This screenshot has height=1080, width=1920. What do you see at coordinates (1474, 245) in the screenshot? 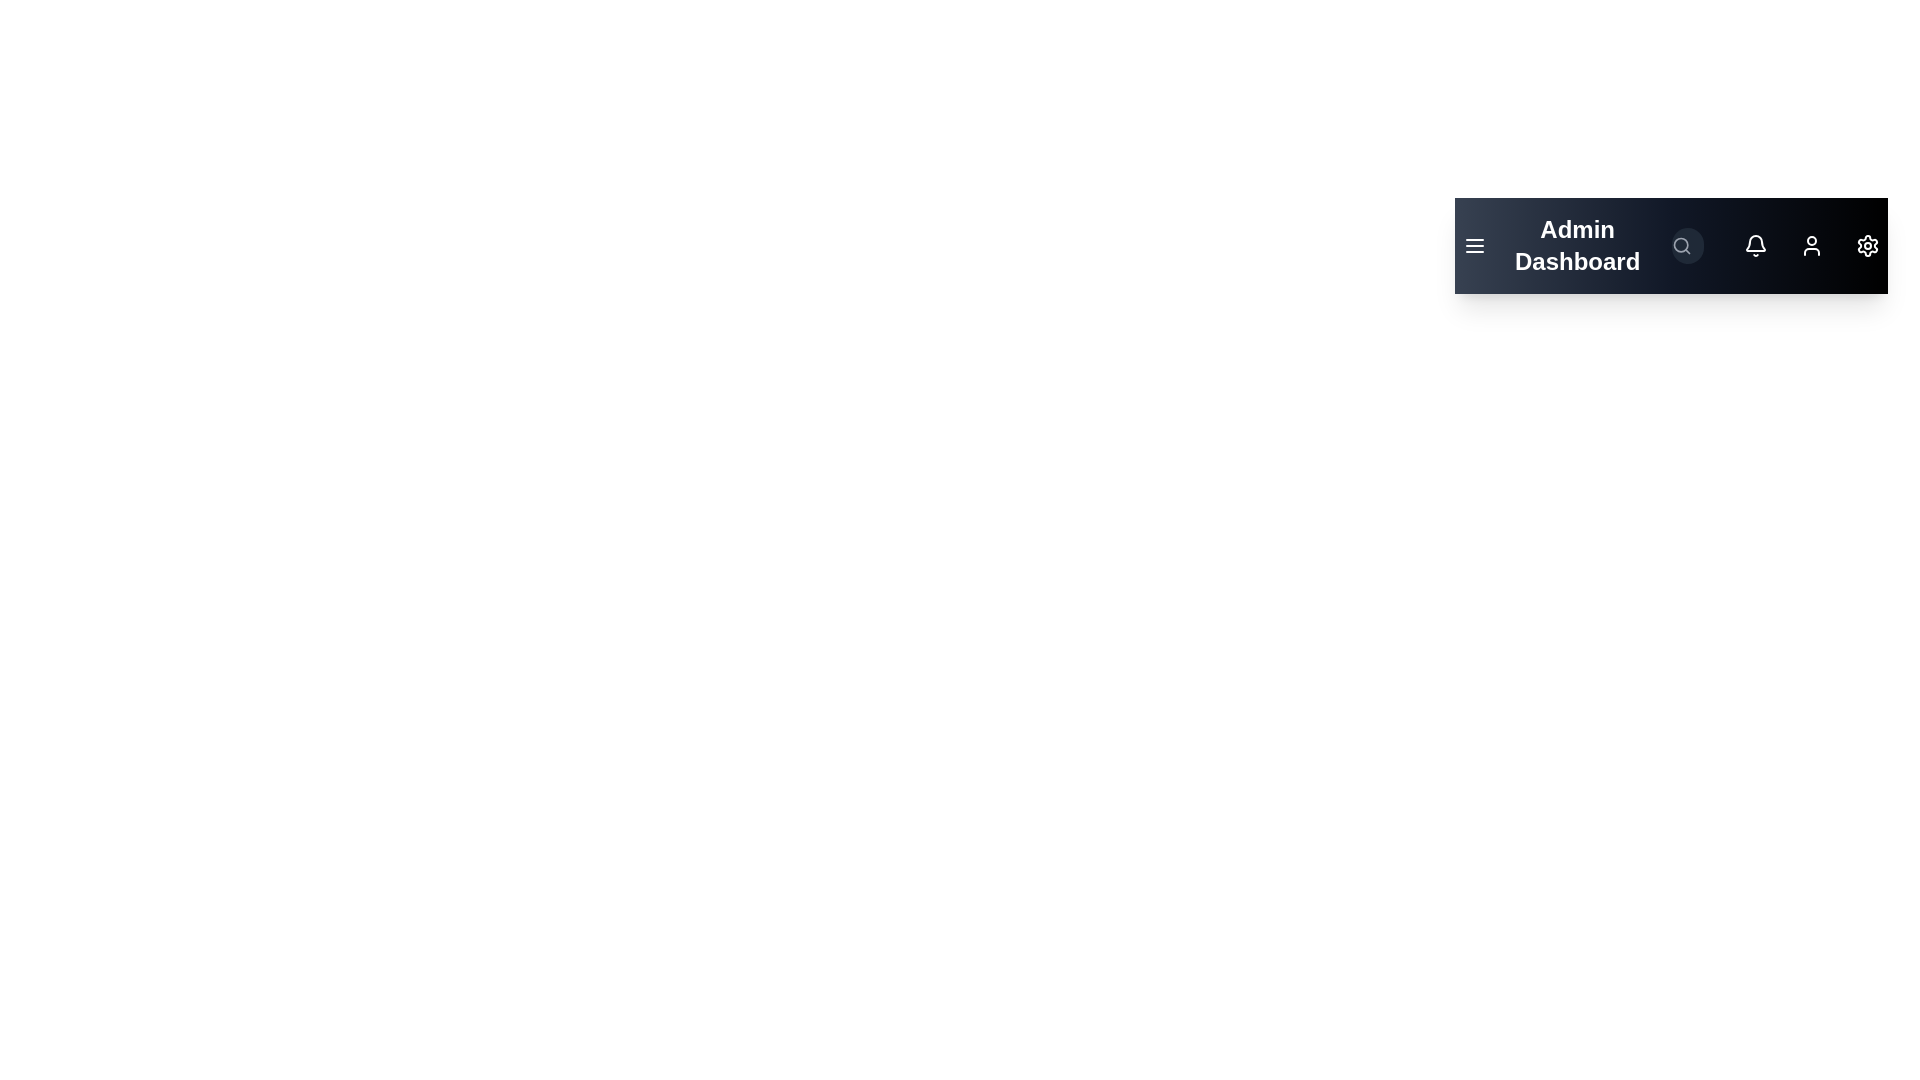
I see `the menu button to open the navigation menu` at bounding box center [1474, 245].